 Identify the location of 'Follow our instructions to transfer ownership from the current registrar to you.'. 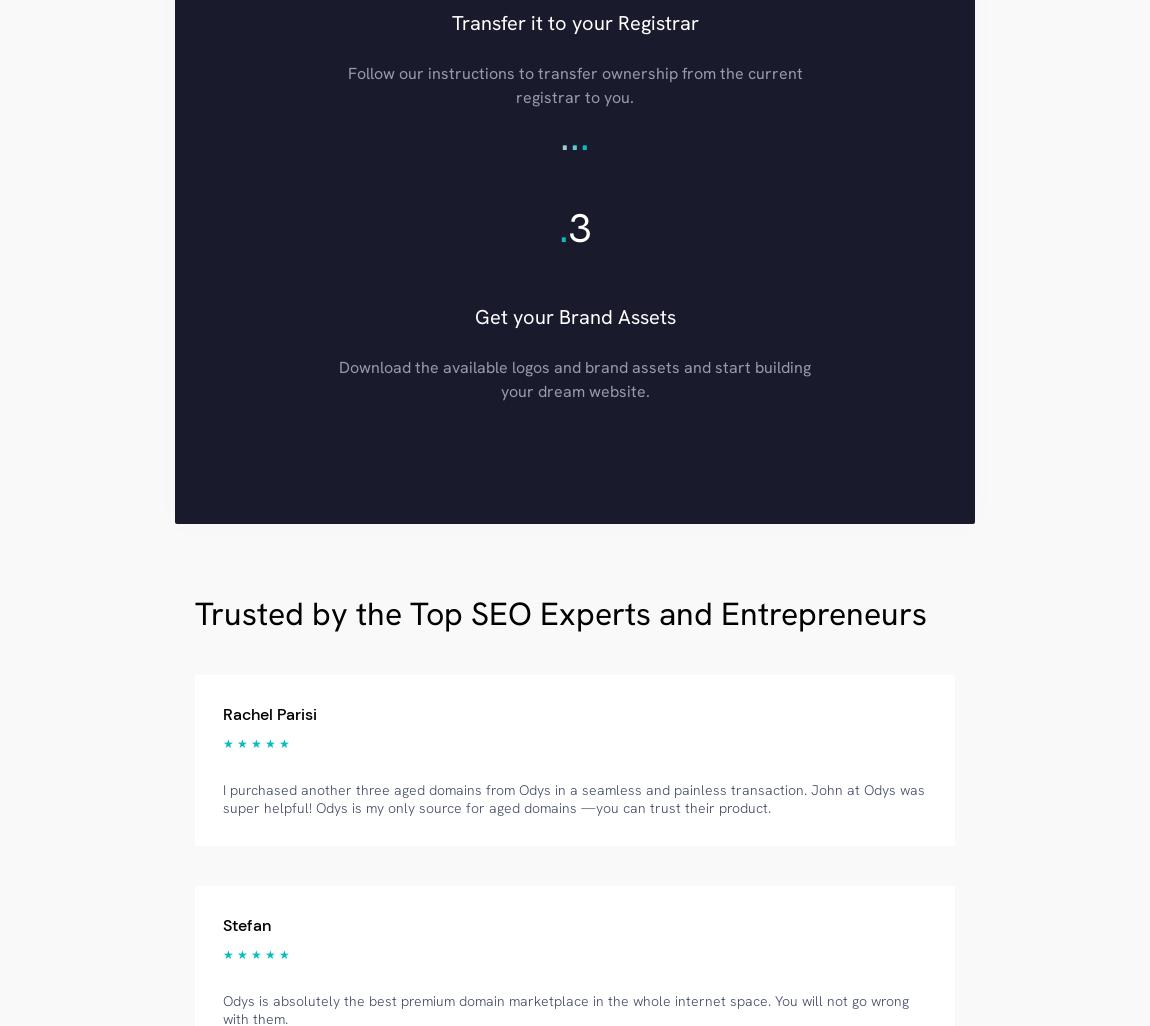
(574, 83).